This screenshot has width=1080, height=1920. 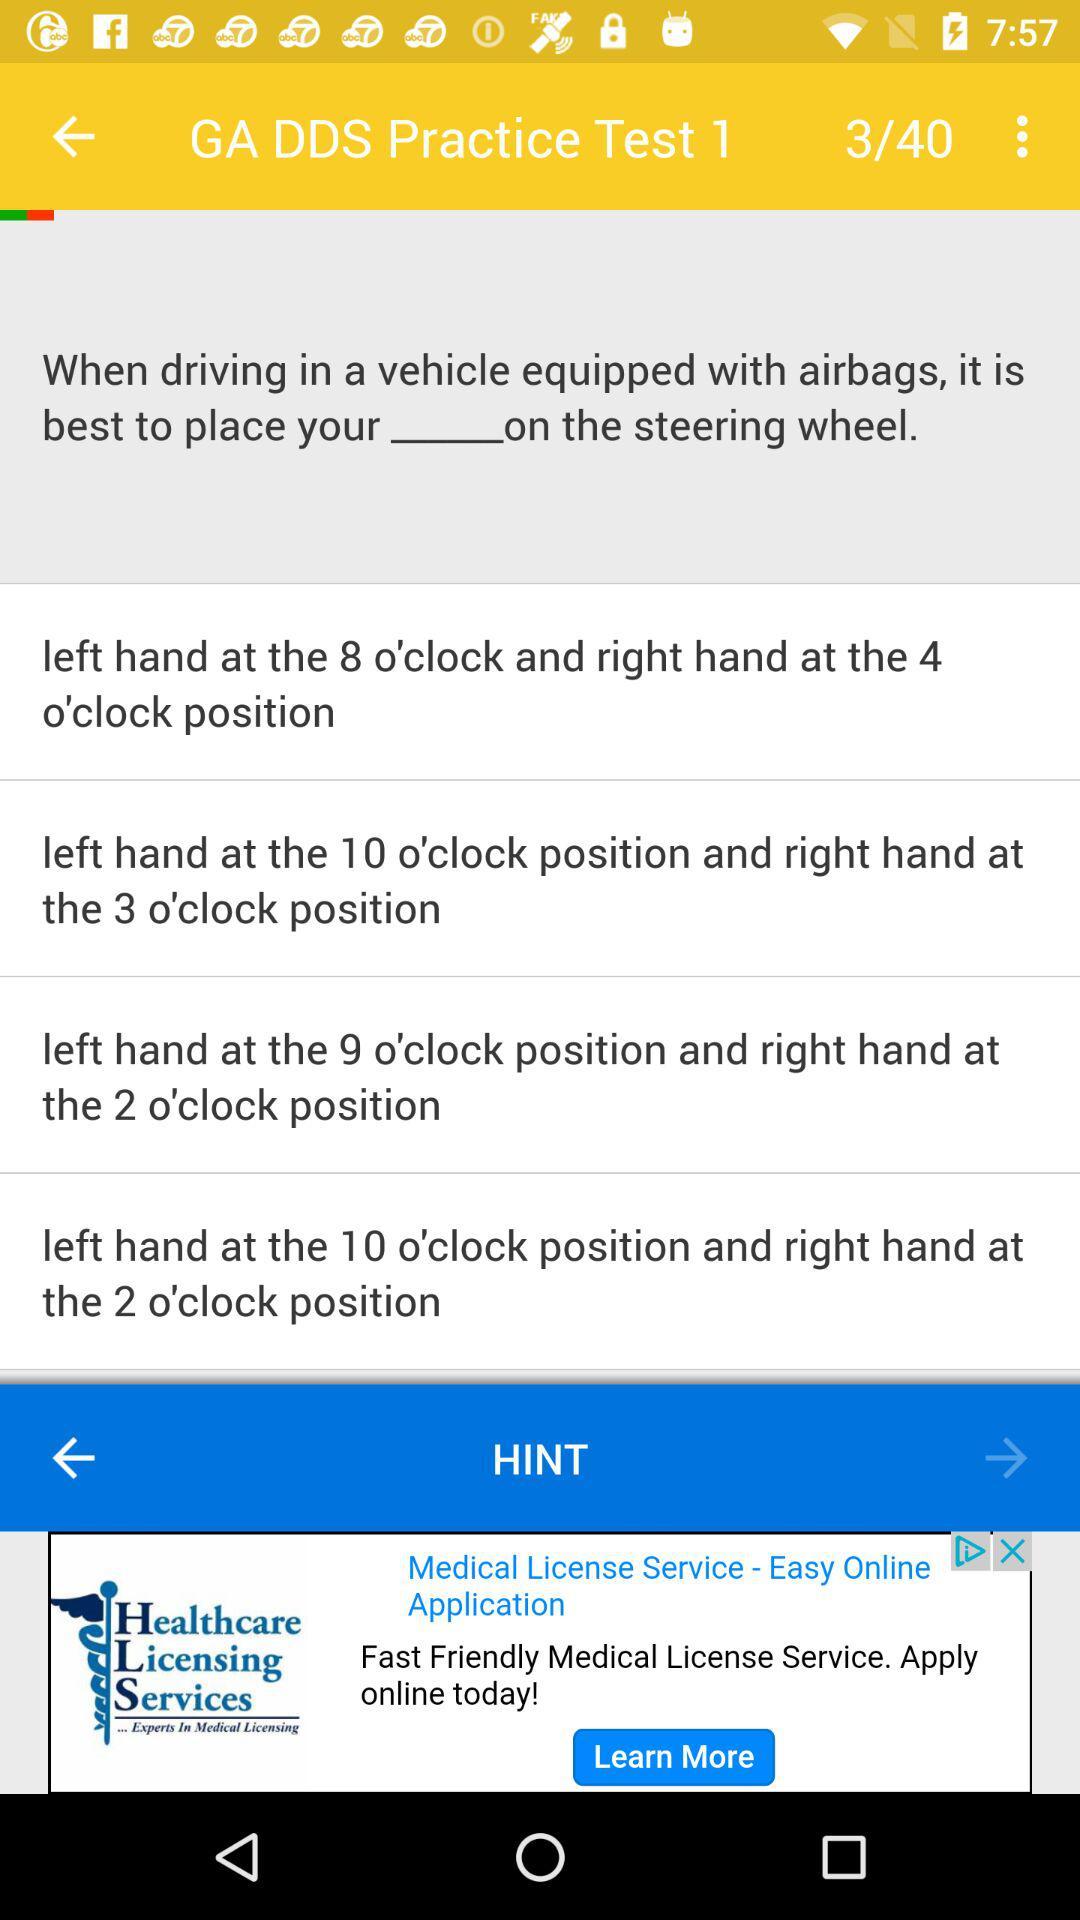 What do you see at coordinates (72, 135) in the screenshot?
I see `previous button` at bounding box center [72, 135].